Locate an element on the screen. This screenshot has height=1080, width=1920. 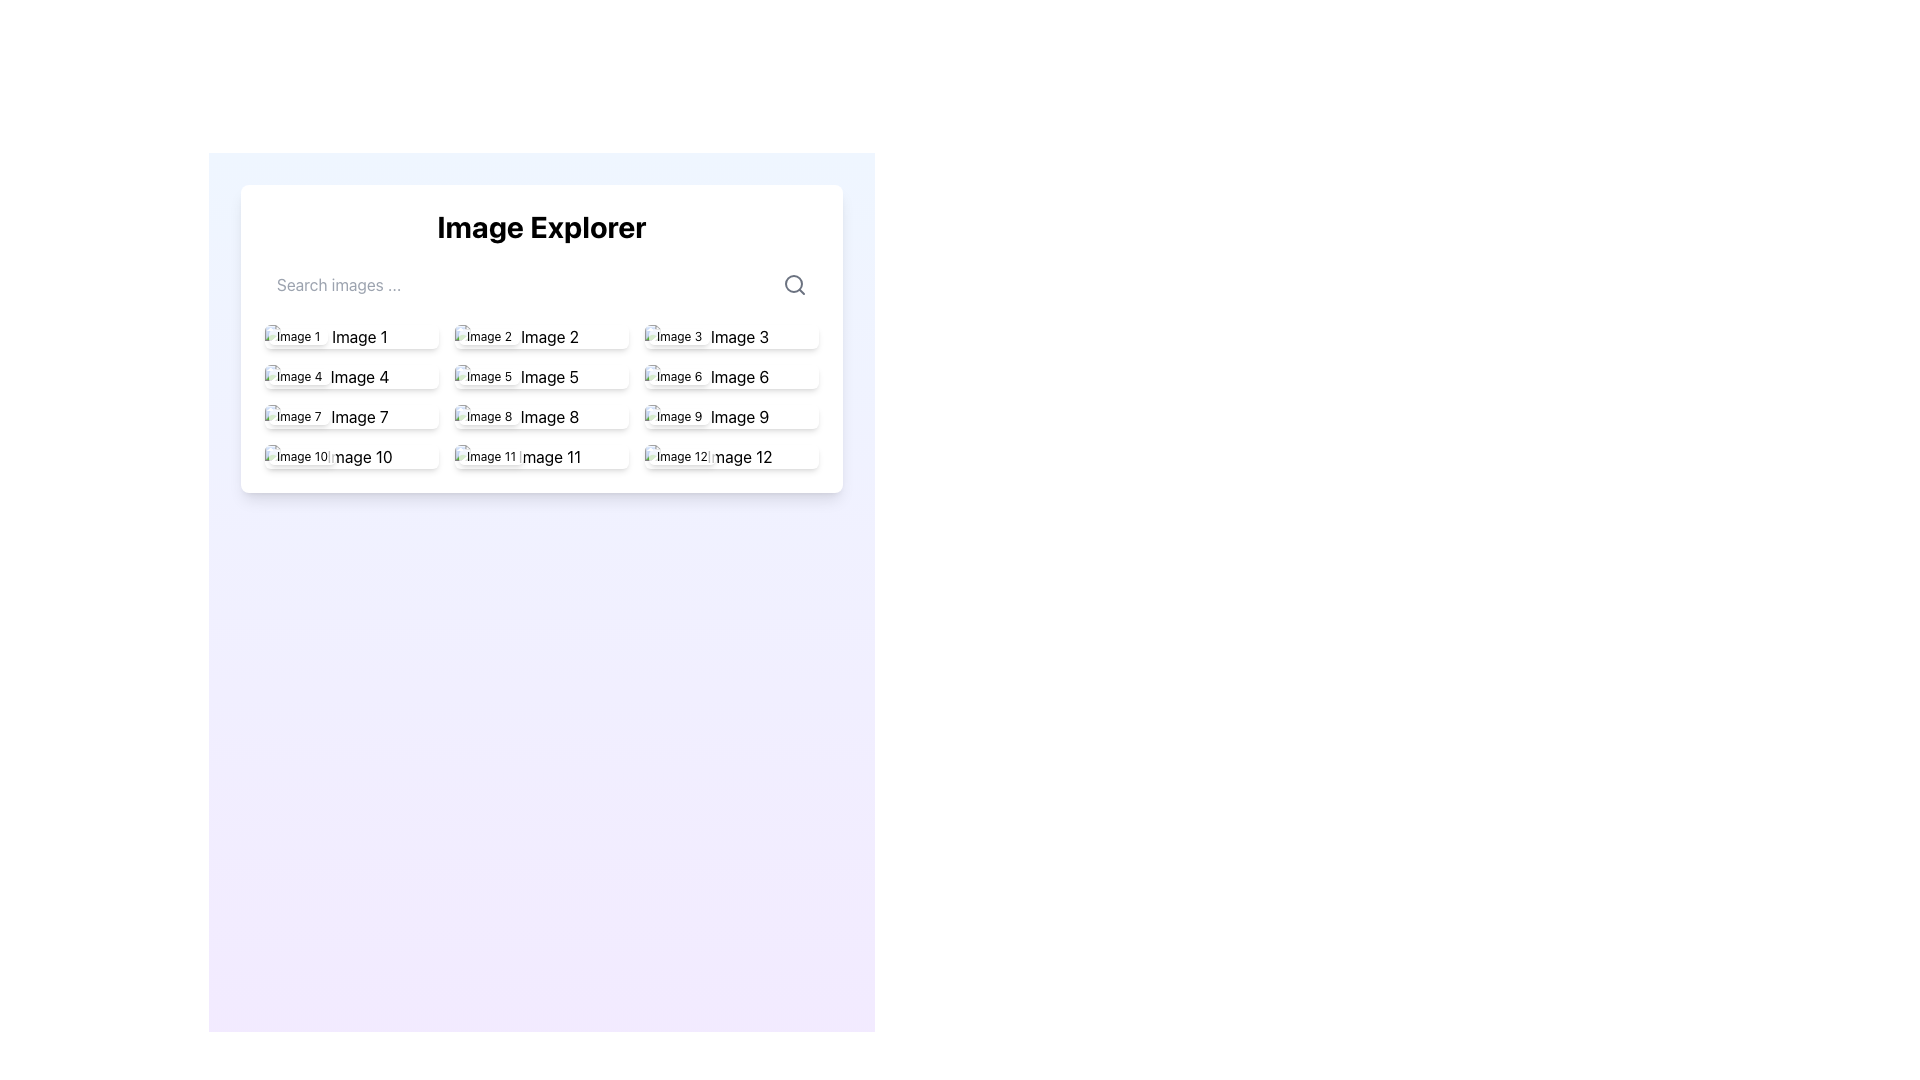
the thumbnail labeled 'Image 3' is located at coordinates (730, 335).